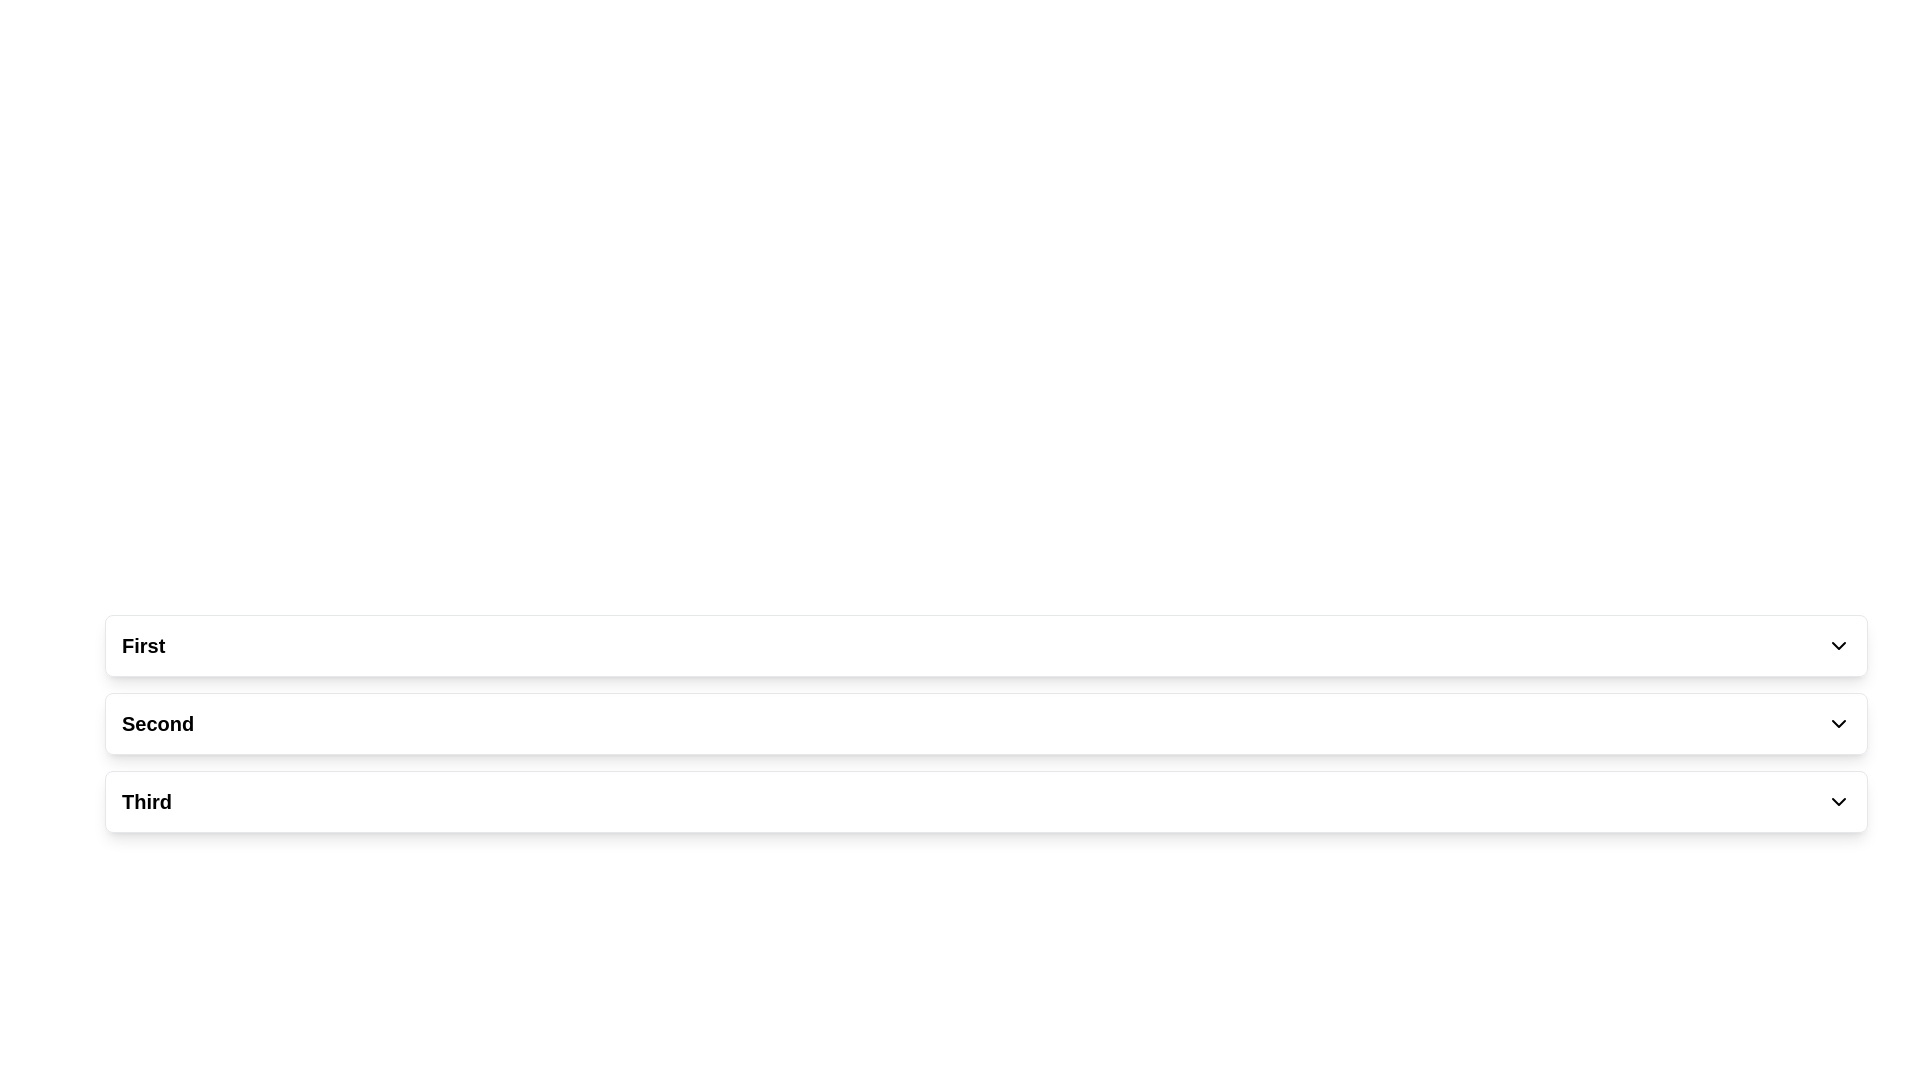 This screenshot has height=1080, width=1920. Describe the element at coordinates (986, 724) in the screenshot. I see `the second Dropdown list item located between 'First' and 'Third'` at that location.